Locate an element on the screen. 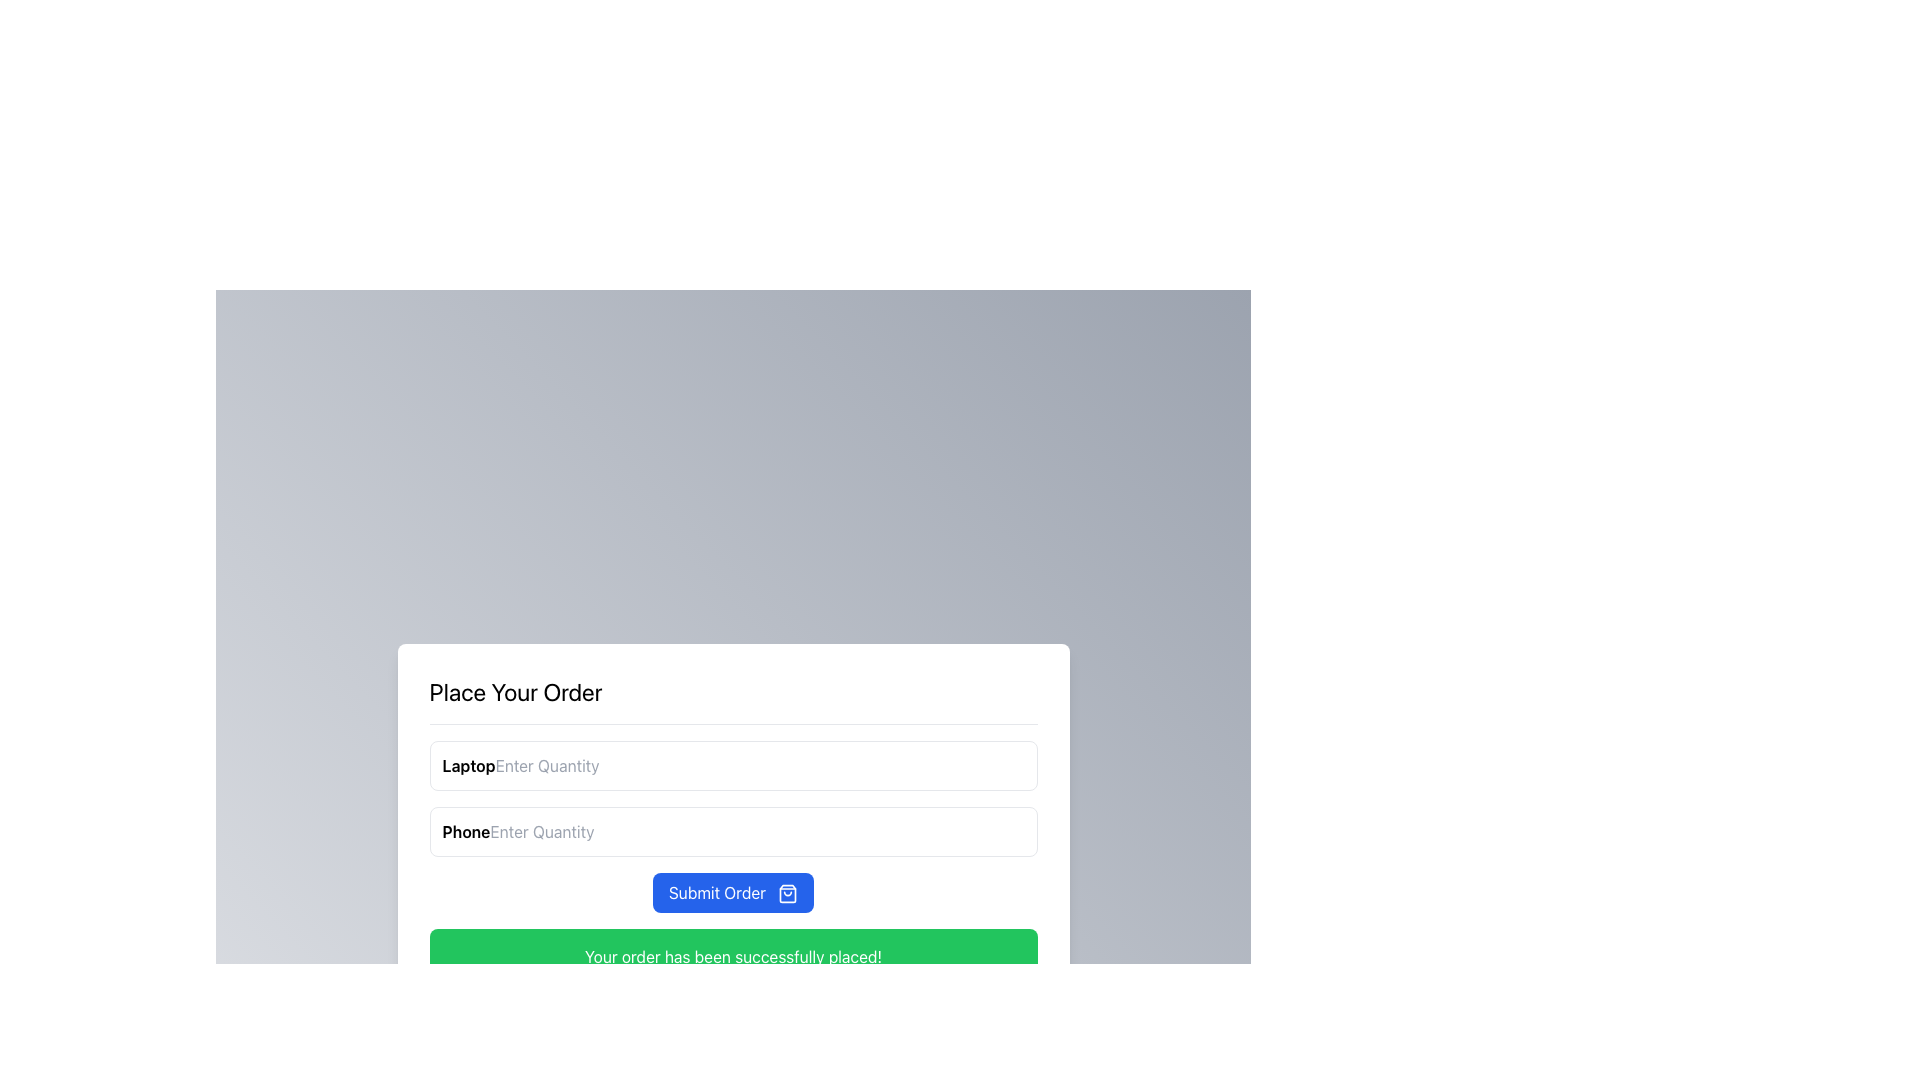 Image resolution: width=1920 pixels, height=1080 pixels. notification message displayed in the Notification Banner that indicates the order submission was successful is located at coordinates (732, 955).